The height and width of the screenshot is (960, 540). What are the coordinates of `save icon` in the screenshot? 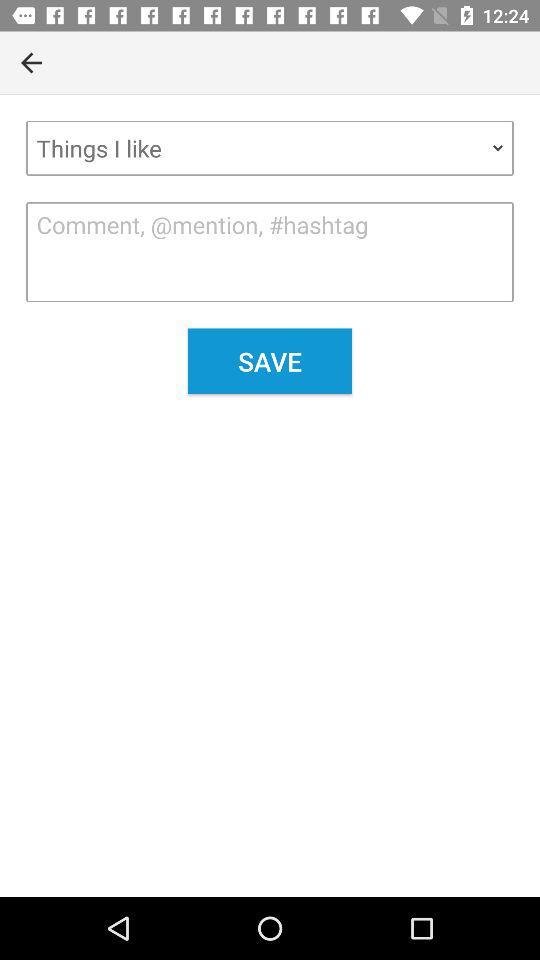 It's located at (270, 360).